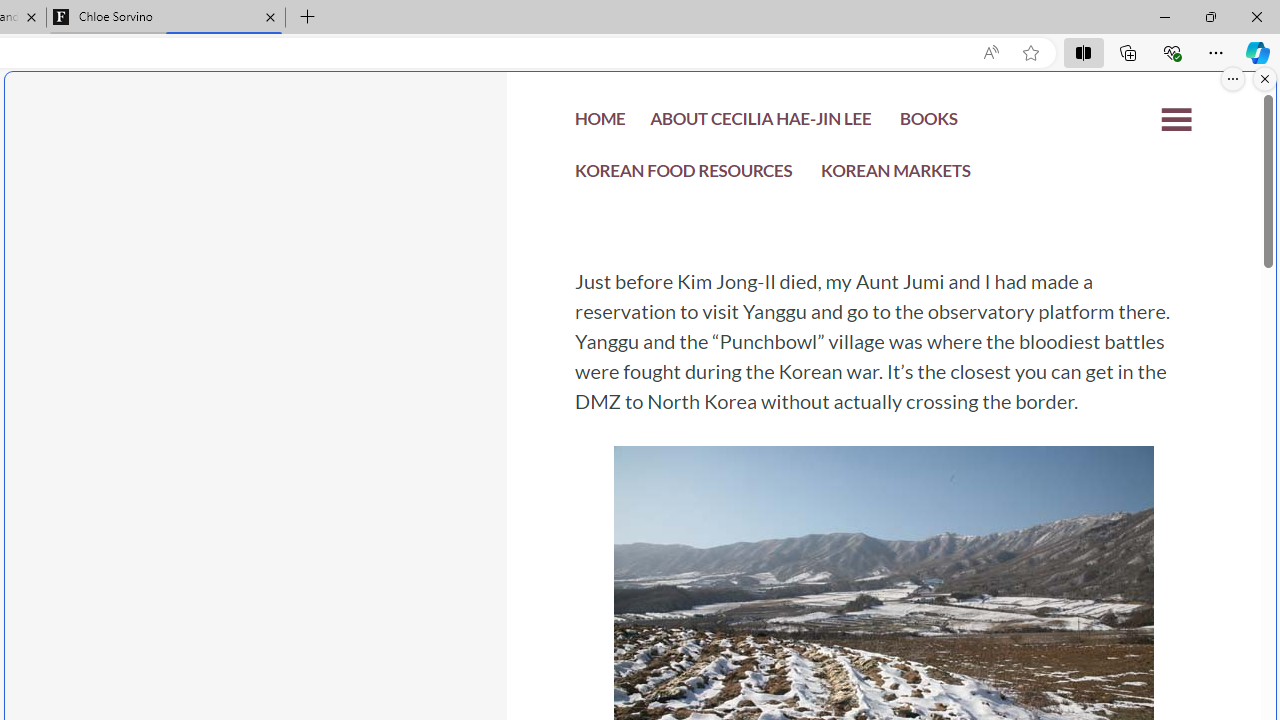 This screenshot has width=1280, height=720. Describe the element at coordinates (759, 122) in the screenshot. I see `'ABOUT CECILIA HAE-JIN LEE'` at that location.